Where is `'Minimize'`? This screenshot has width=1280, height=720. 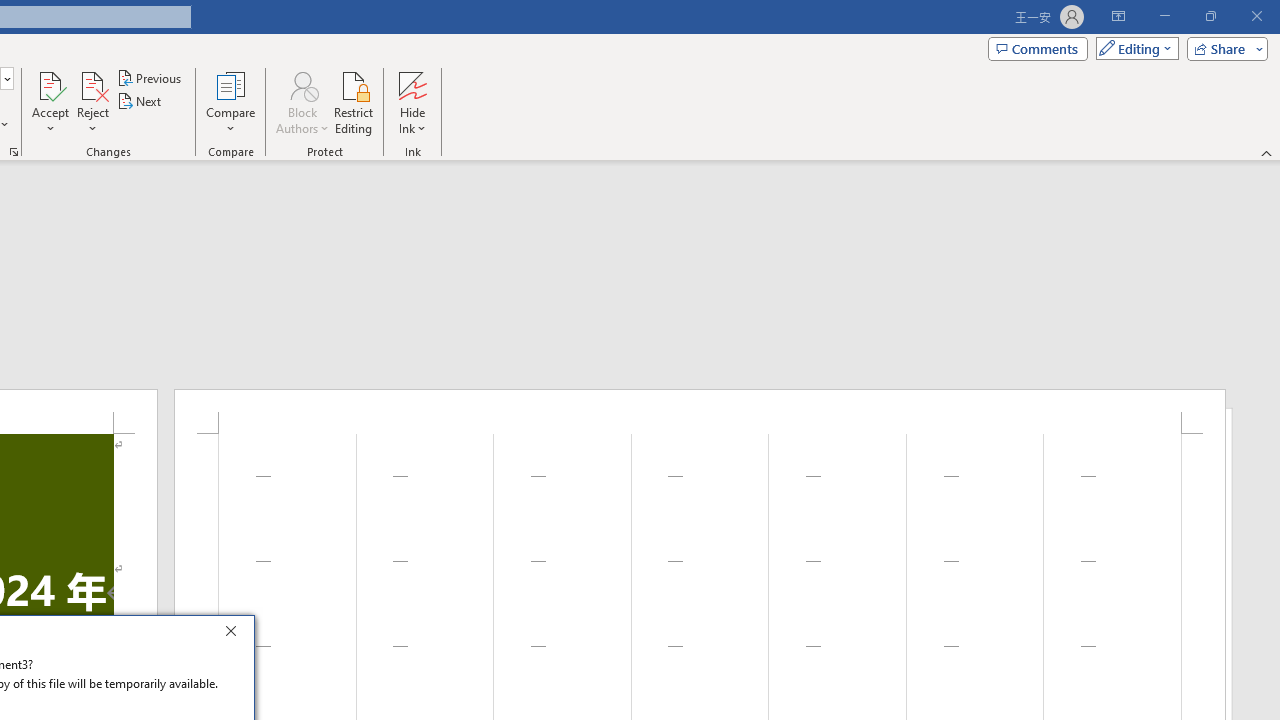
'Minimize' is located at coordinates (1164, 16).